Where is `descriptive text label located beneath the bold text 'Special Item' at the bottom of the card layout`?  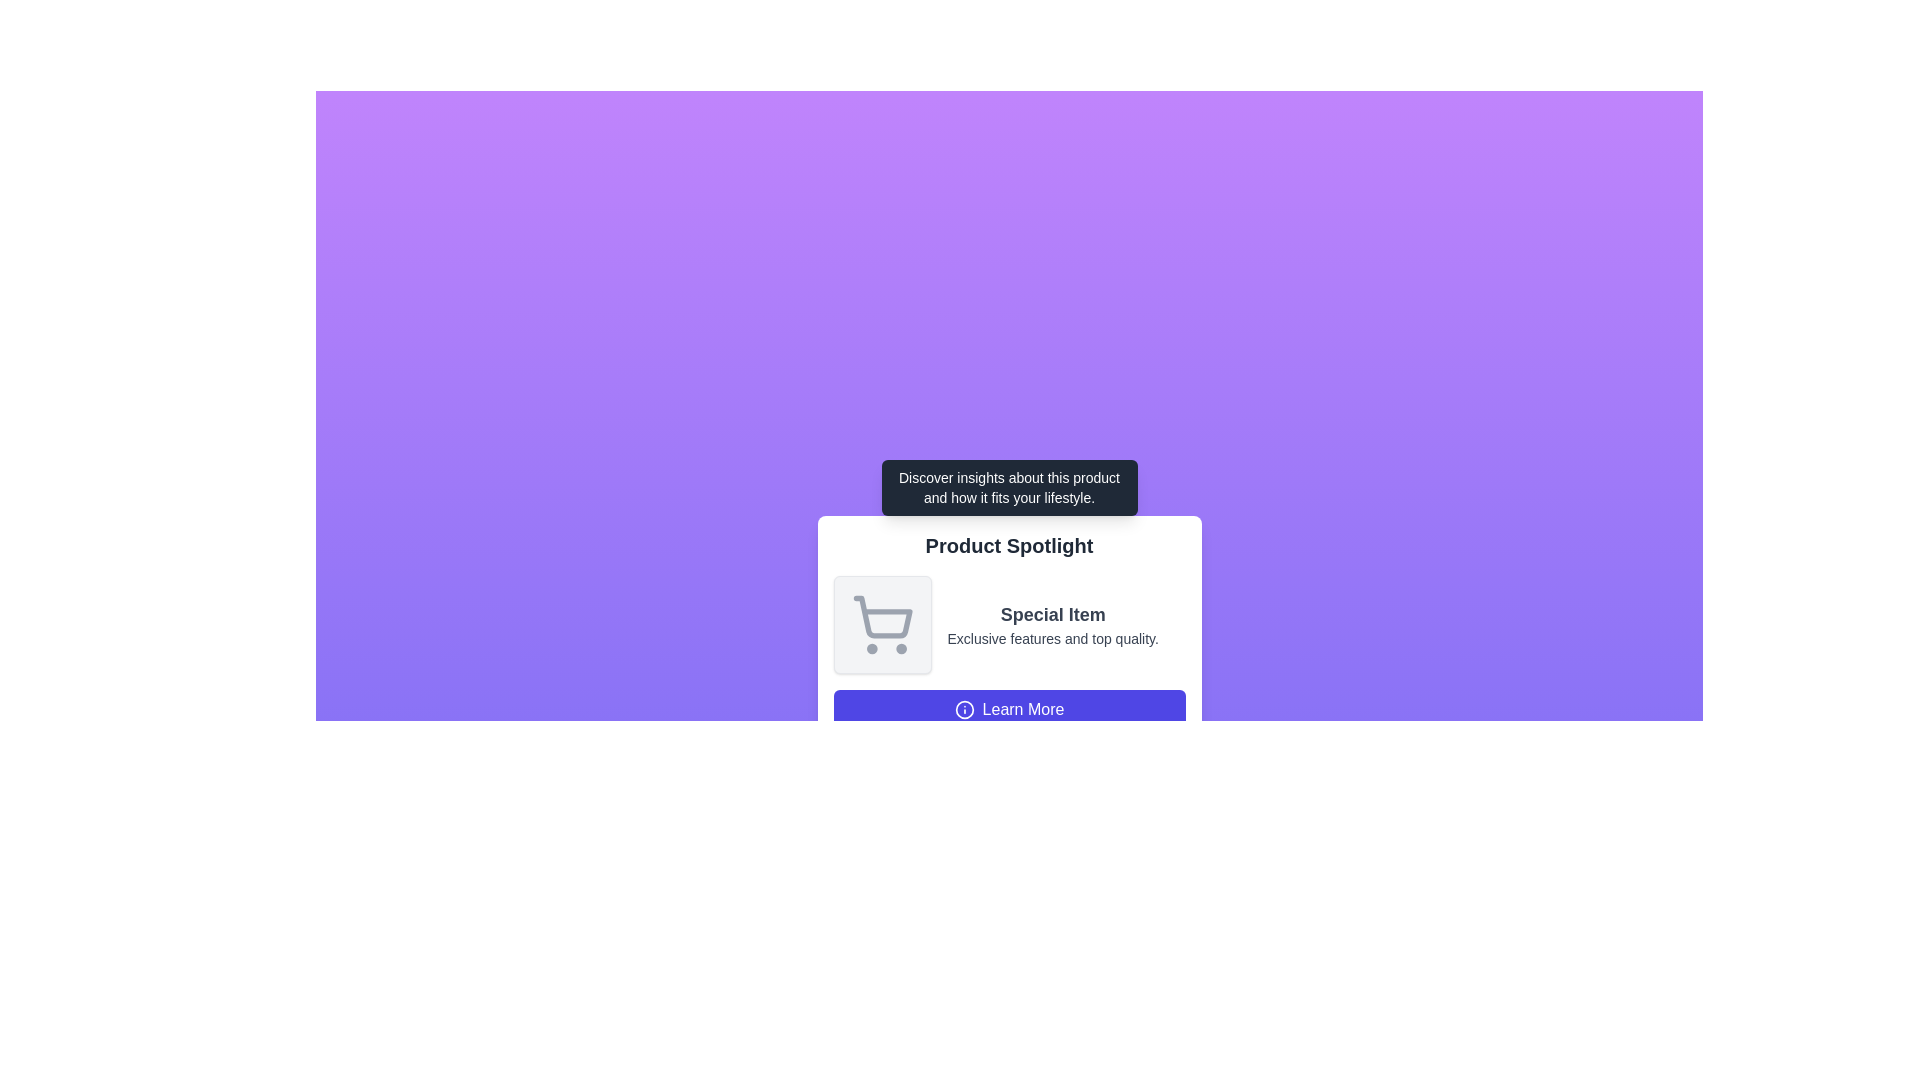
descriptive text label located beneath the bold text 'Special Item' at the bottom of the card layout is located at coordinates (1052, 639).